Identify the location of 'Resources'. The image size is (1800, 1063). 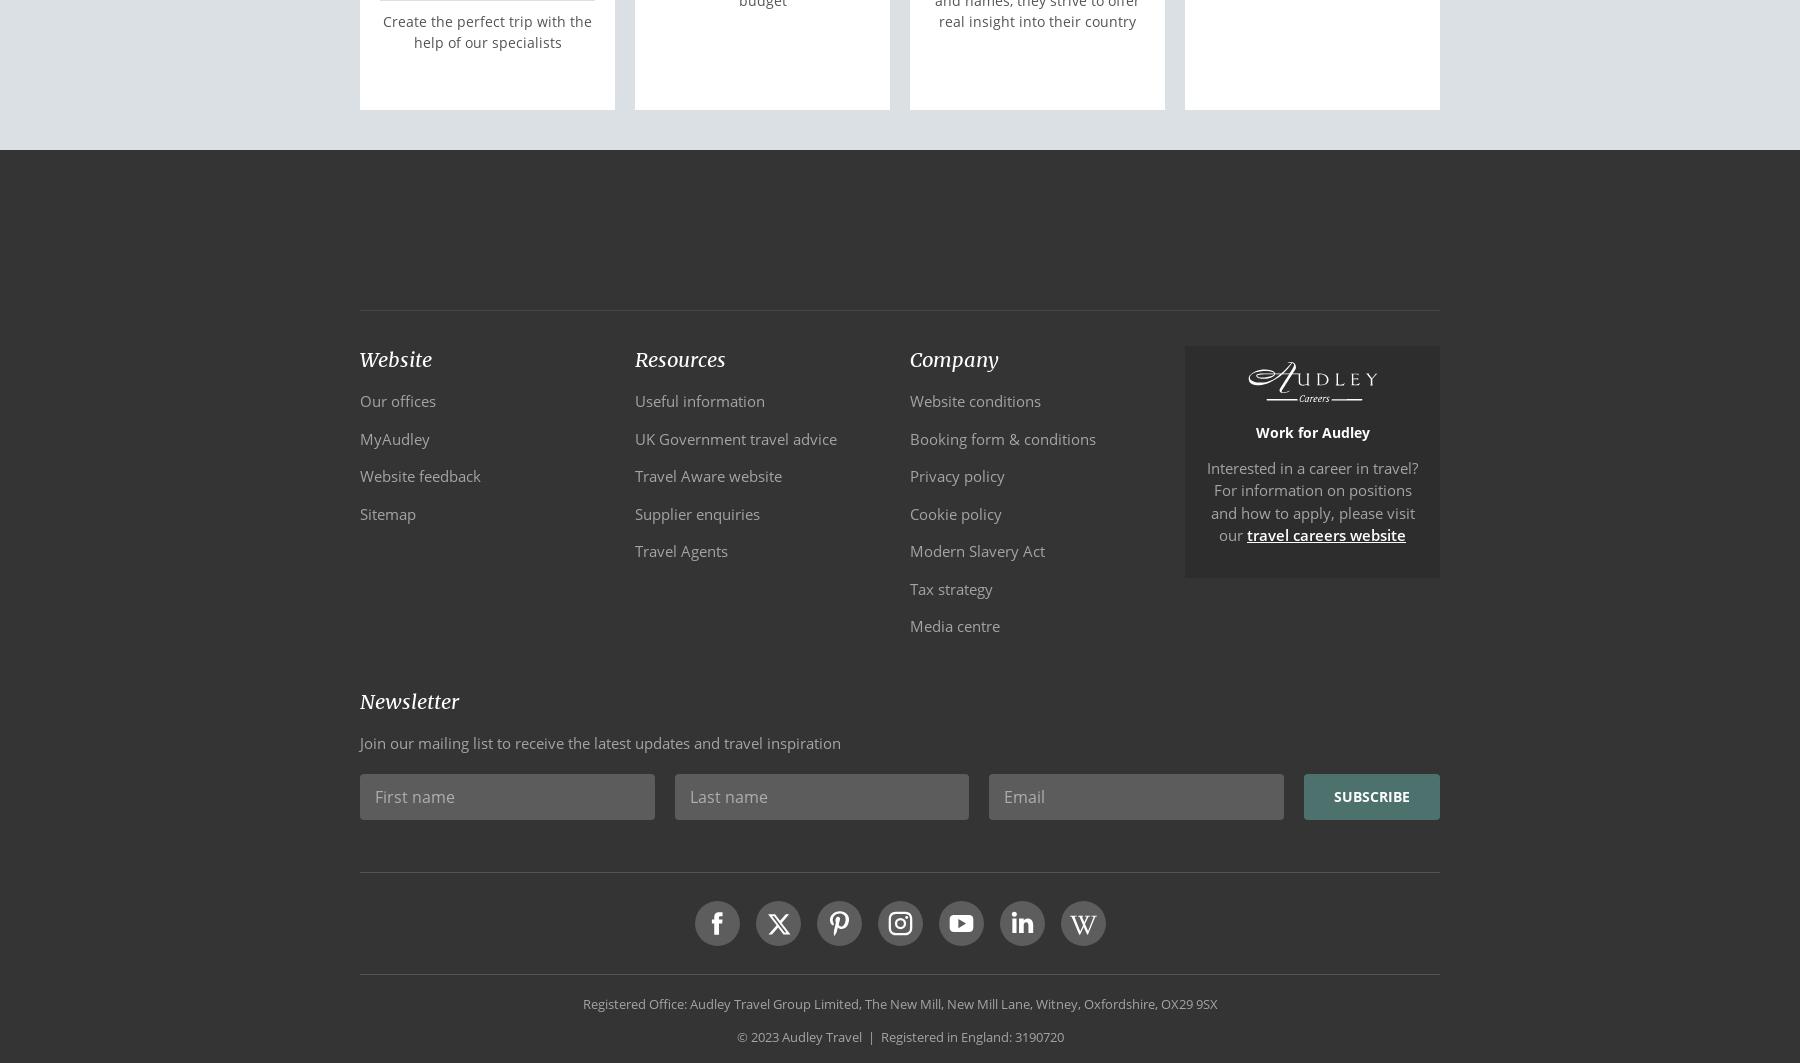
(679, 359).